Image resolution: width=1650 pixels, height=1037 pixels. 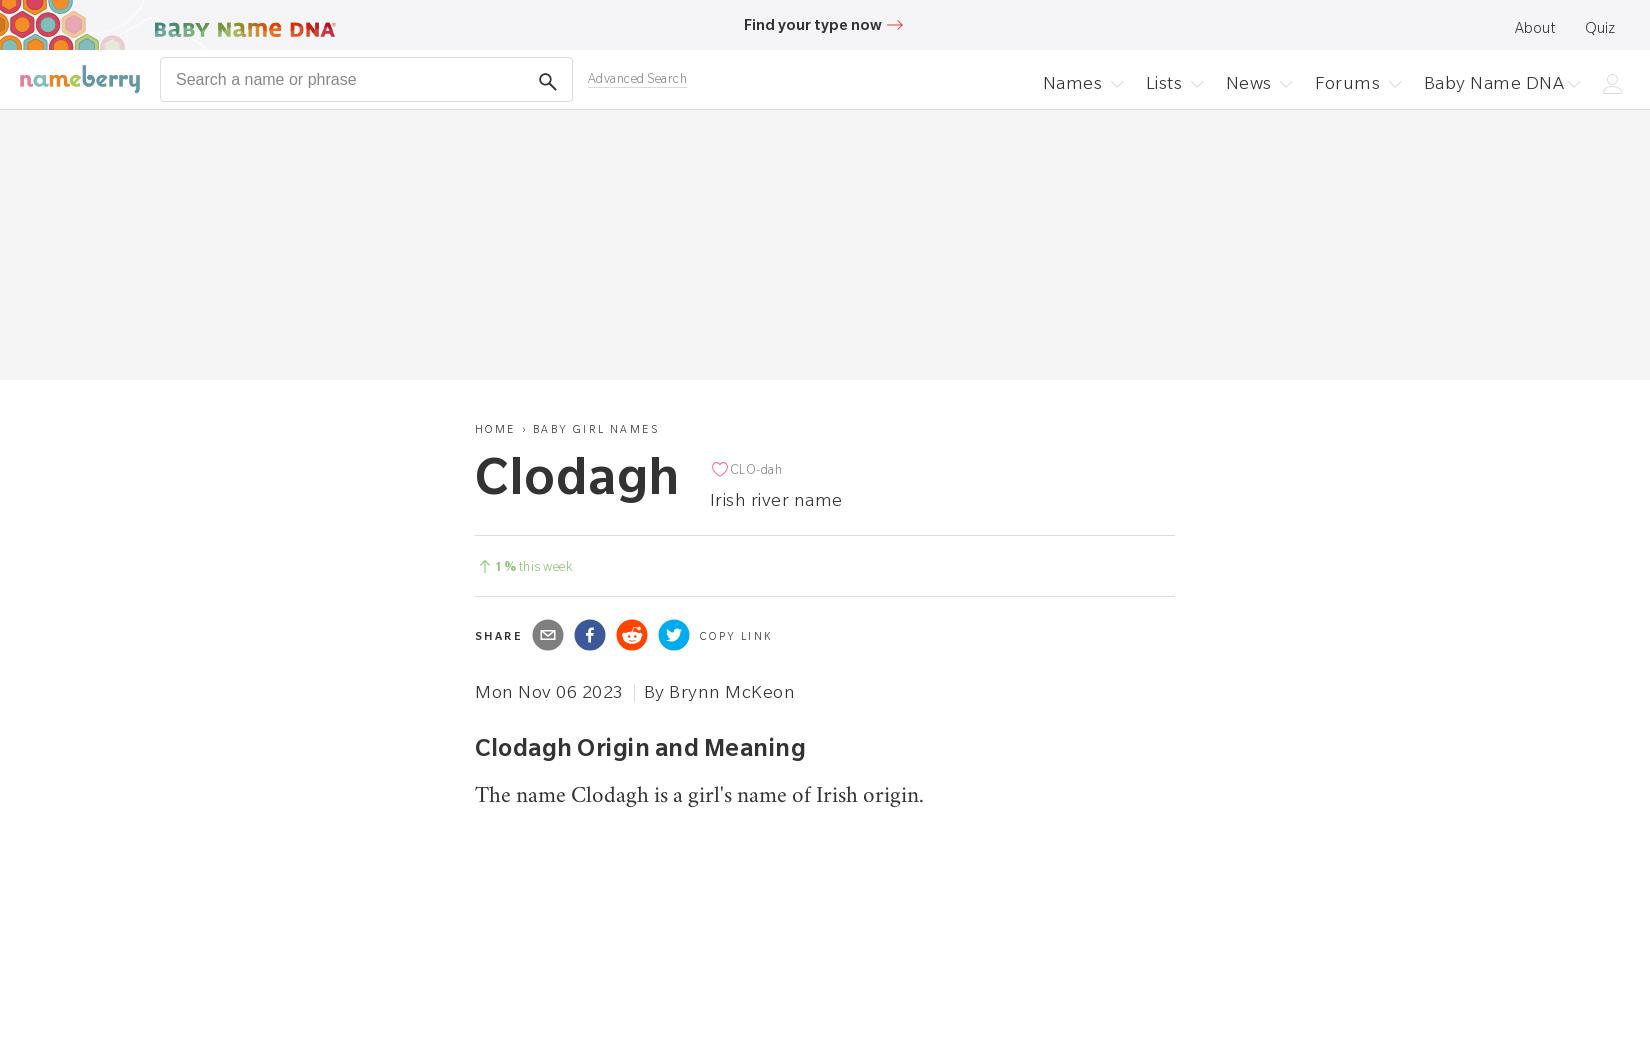 What do you see at coordinates (543, 566) in the screenshot?
I see `'this week'` at bounding box center [543, 566].